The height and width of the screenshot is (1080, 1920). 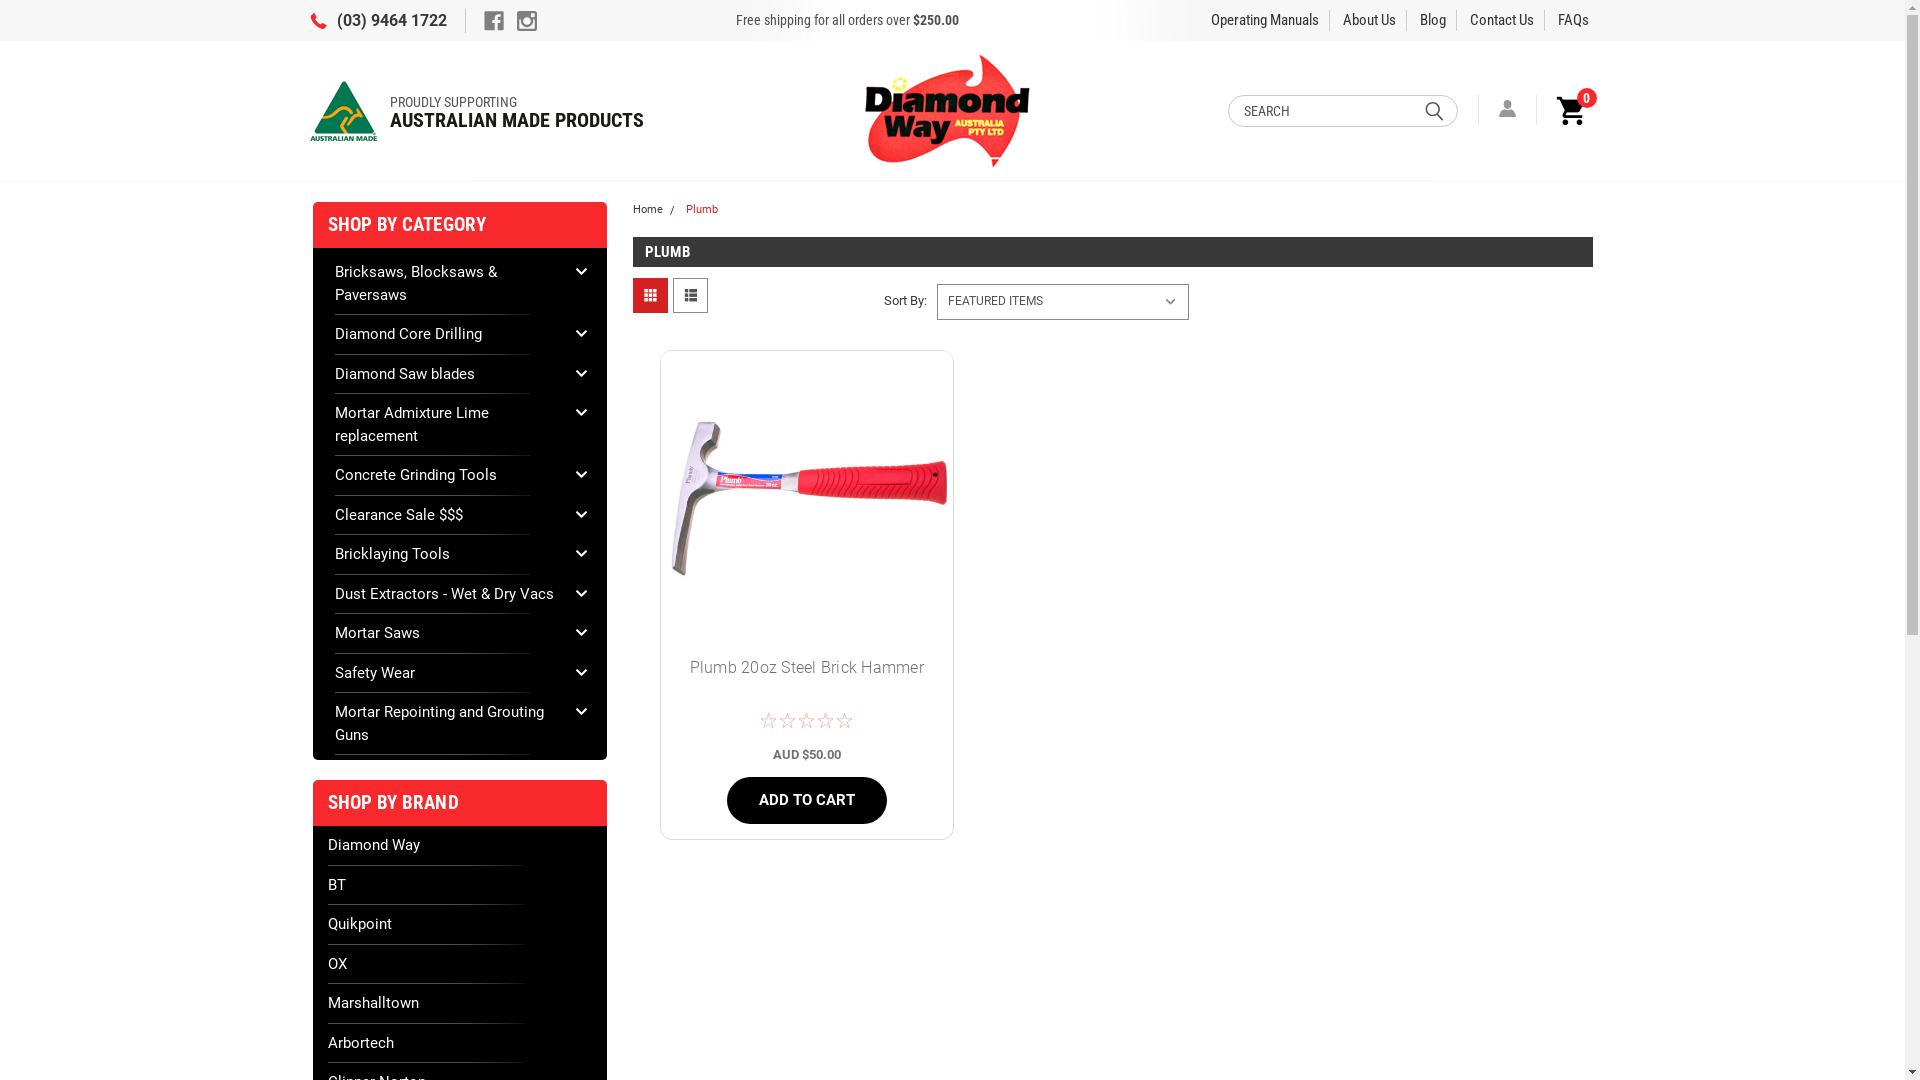 What do you see at coordinates (1368, 19) in the screenshot?
I see `'About Us'` at bounding box center [1368, 19].